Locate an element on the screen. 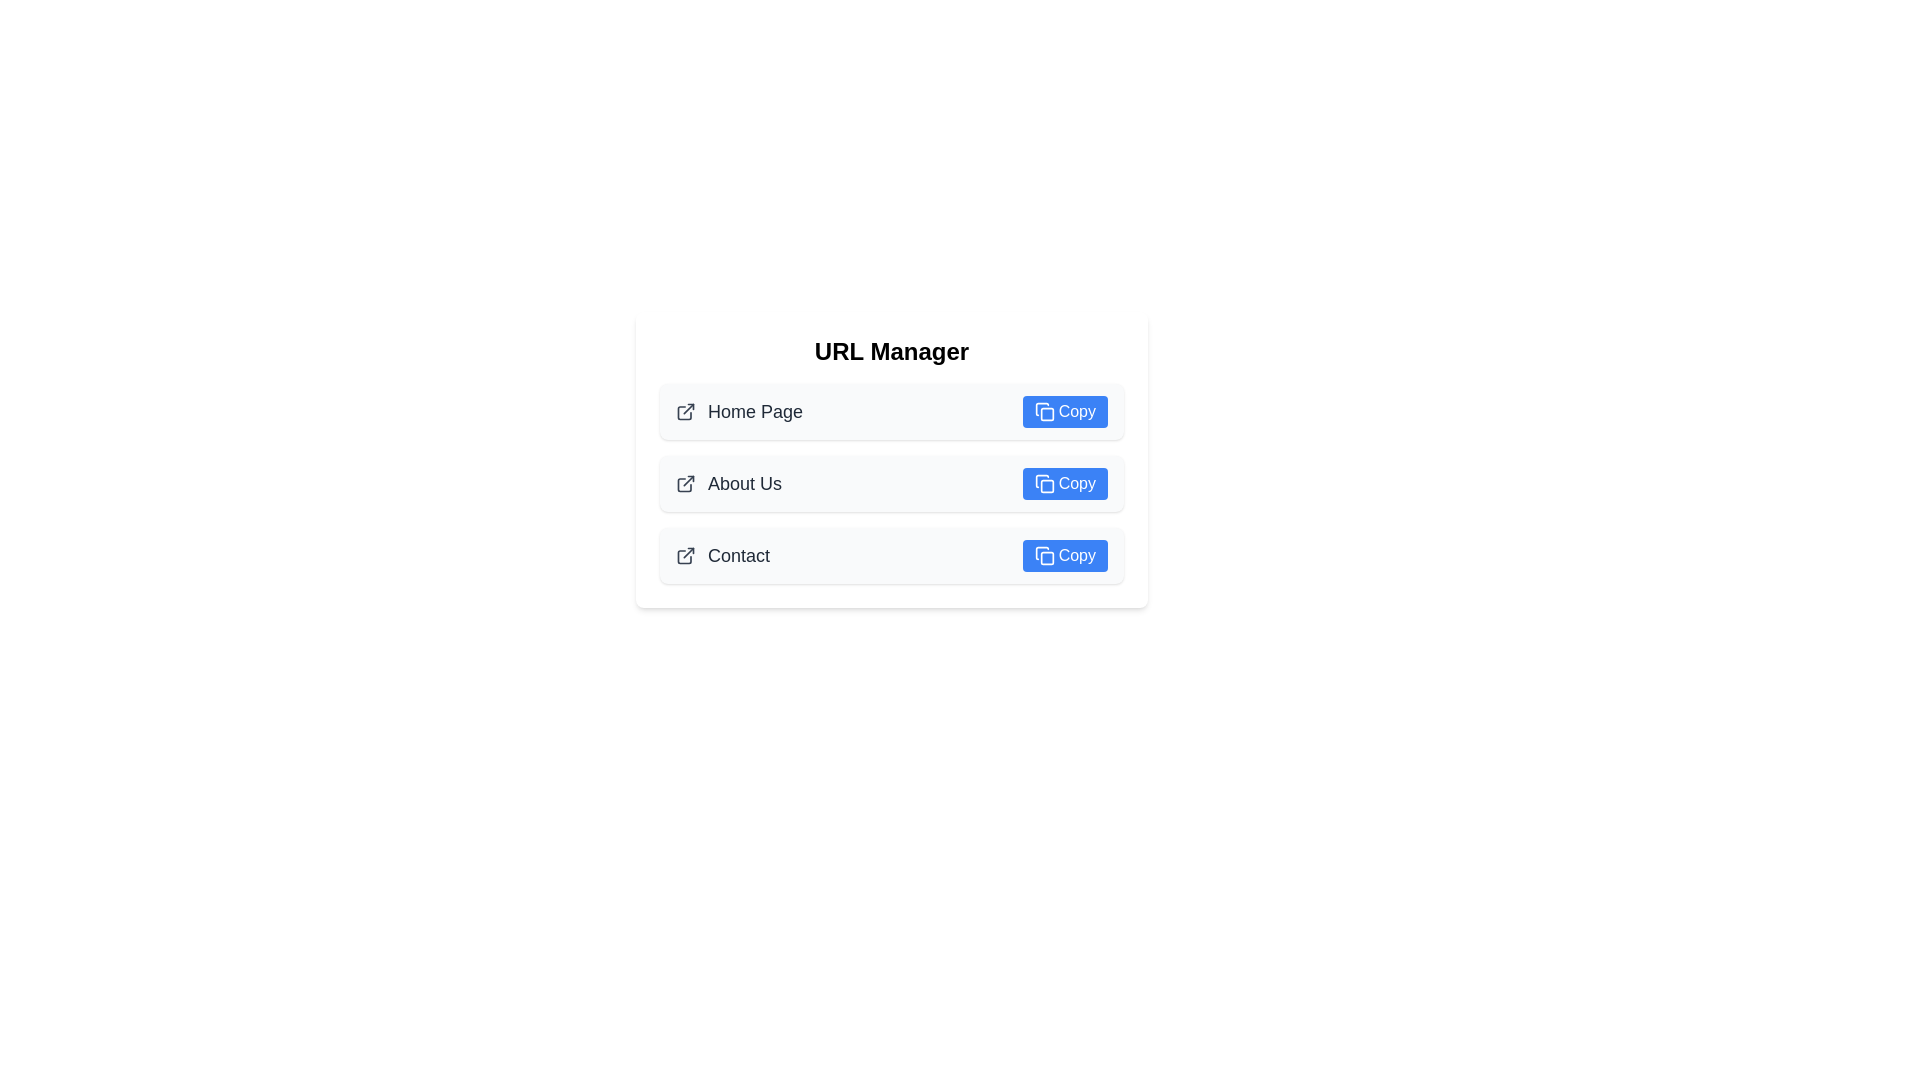  the button is located at coordinates (1064, 483).